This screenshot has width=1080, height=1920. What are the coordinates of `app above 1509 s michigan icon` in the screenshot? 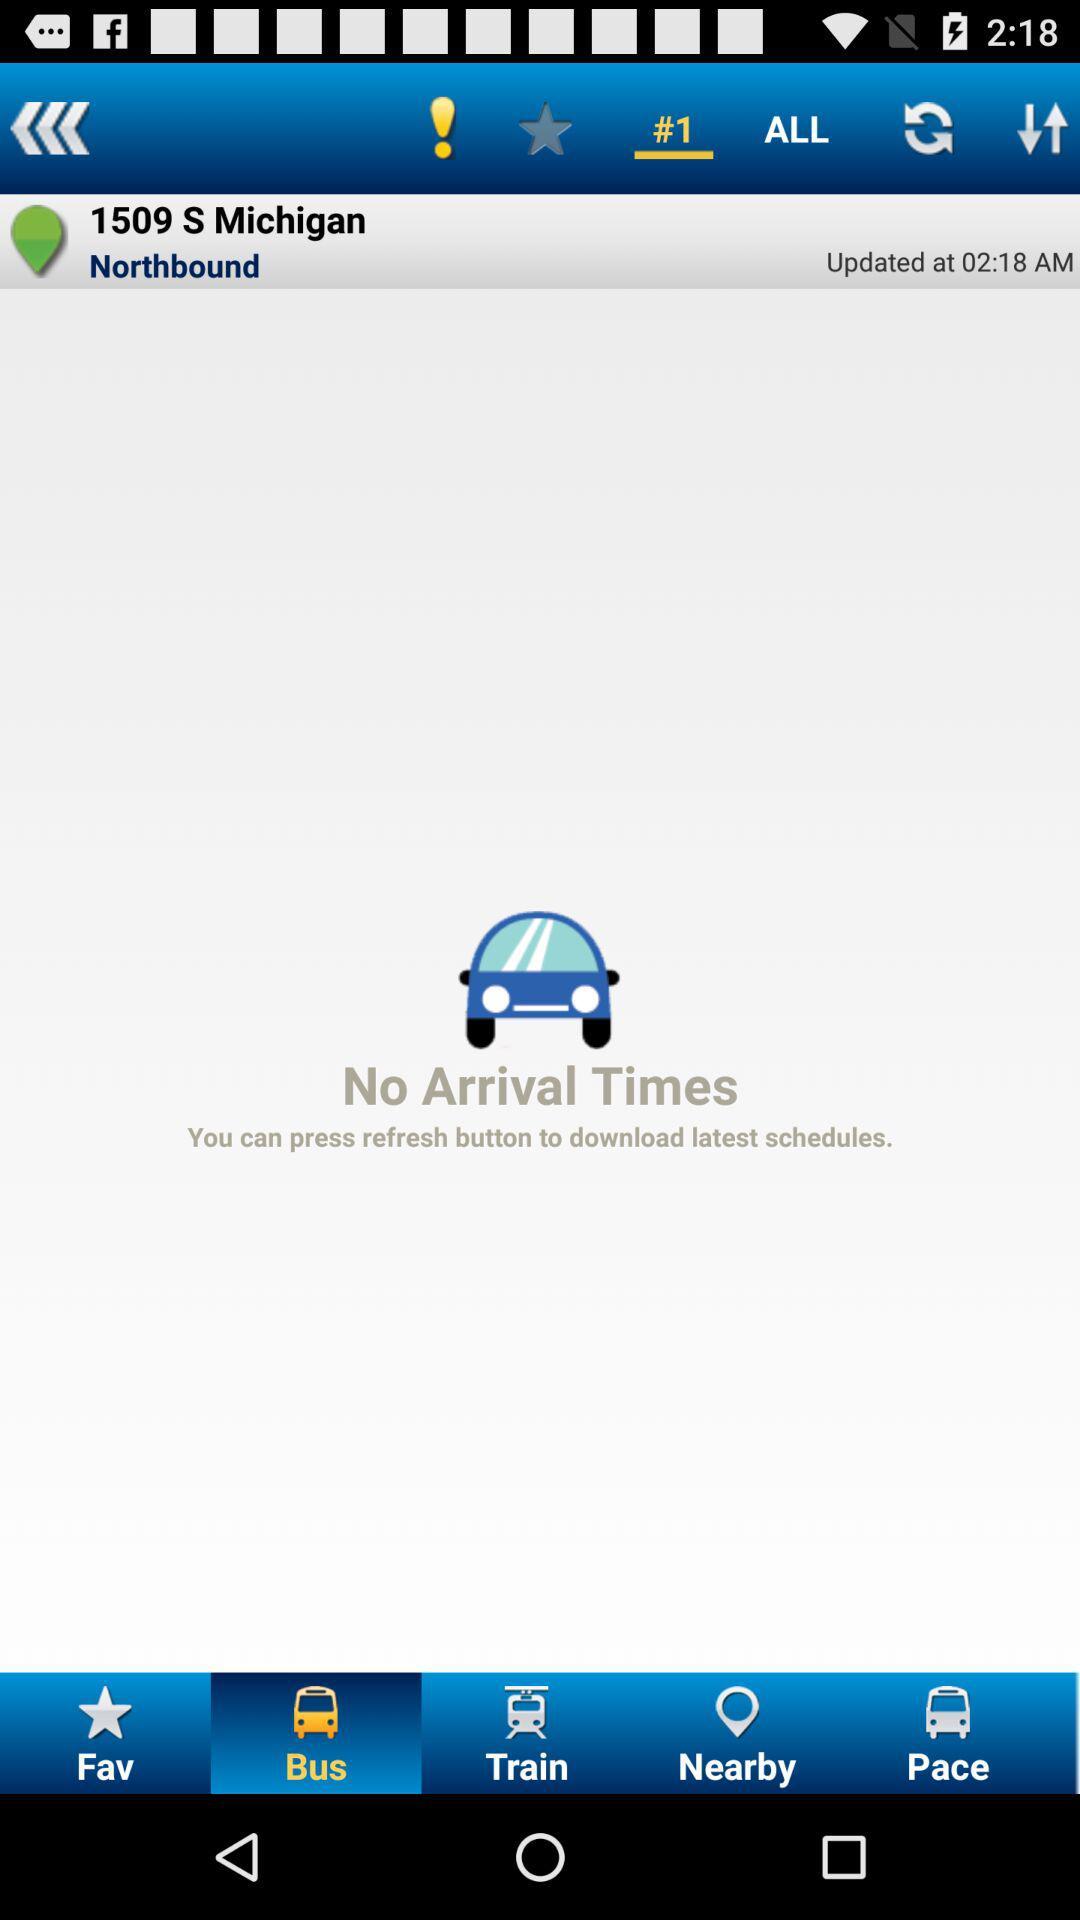 It's located at (48, 127).